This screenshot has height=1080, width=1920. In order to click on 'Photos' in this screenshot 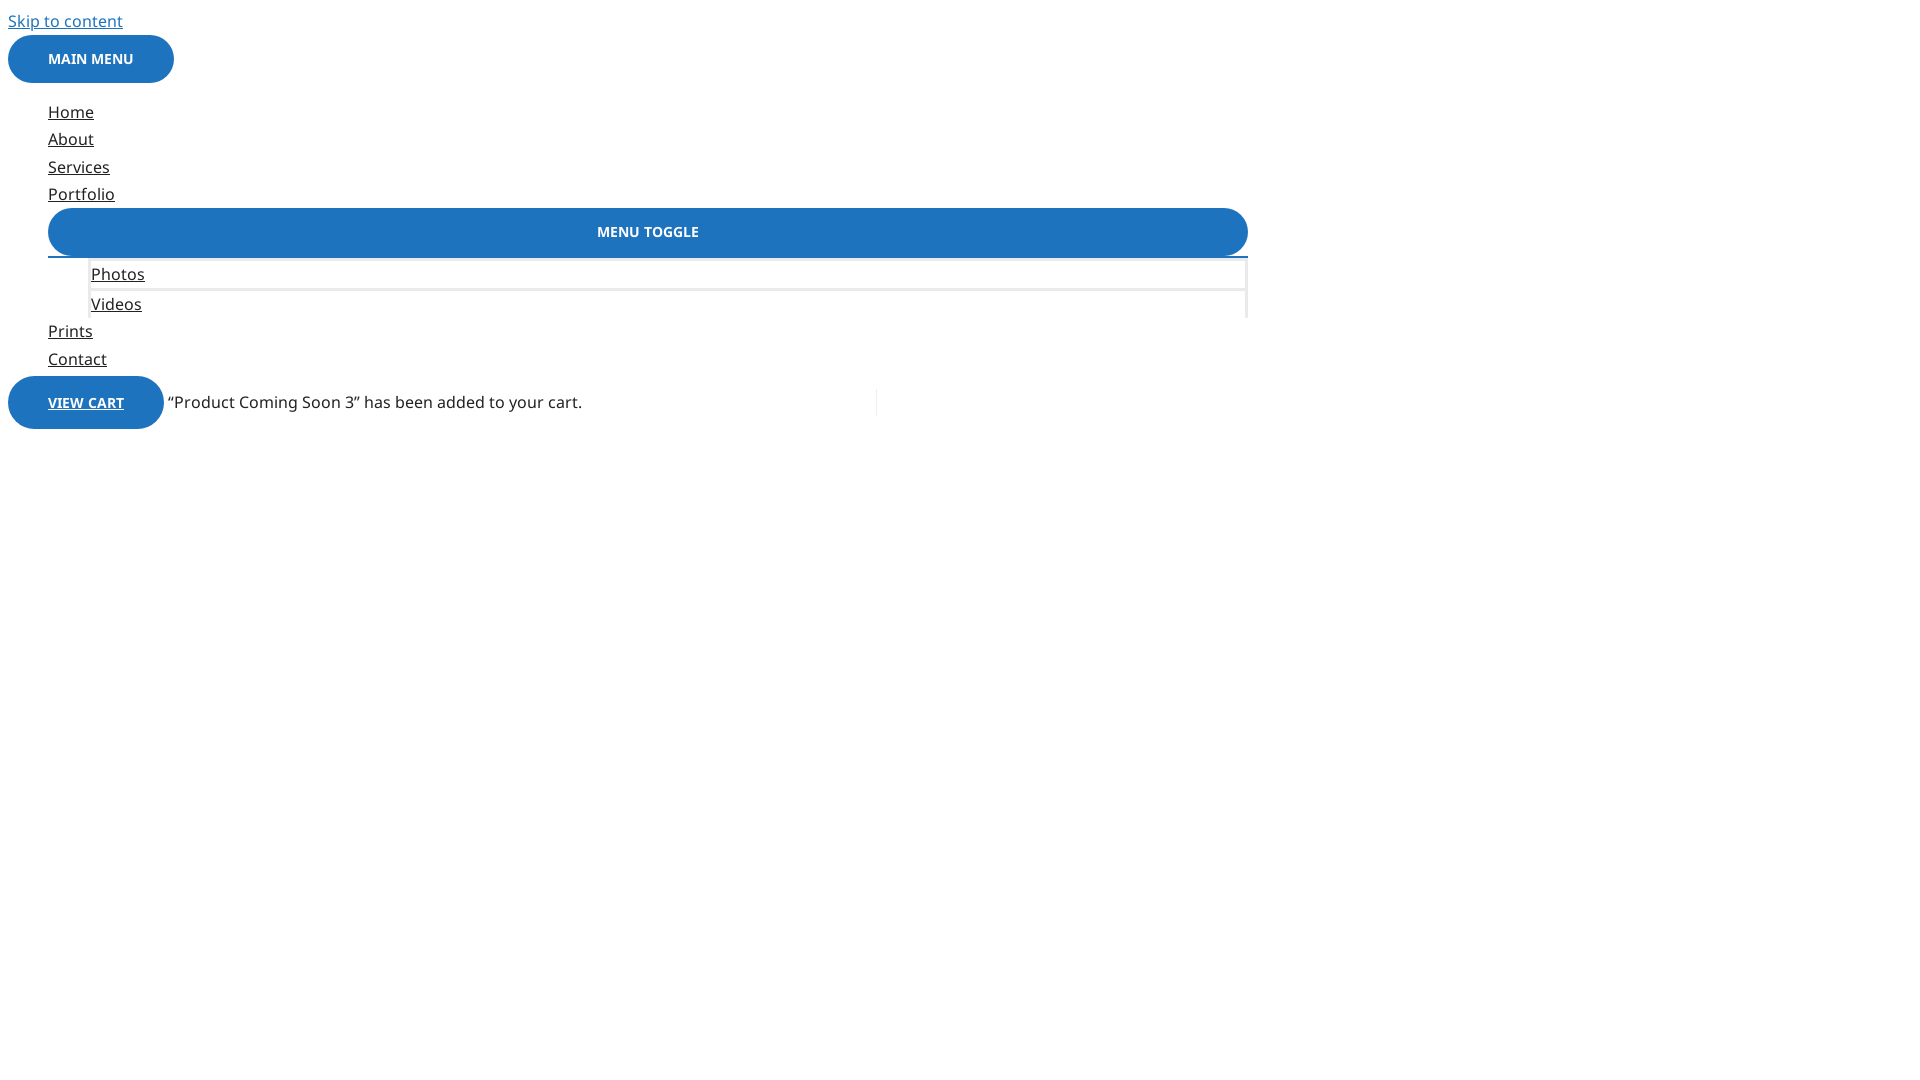, I will do `click(667, 273)`.